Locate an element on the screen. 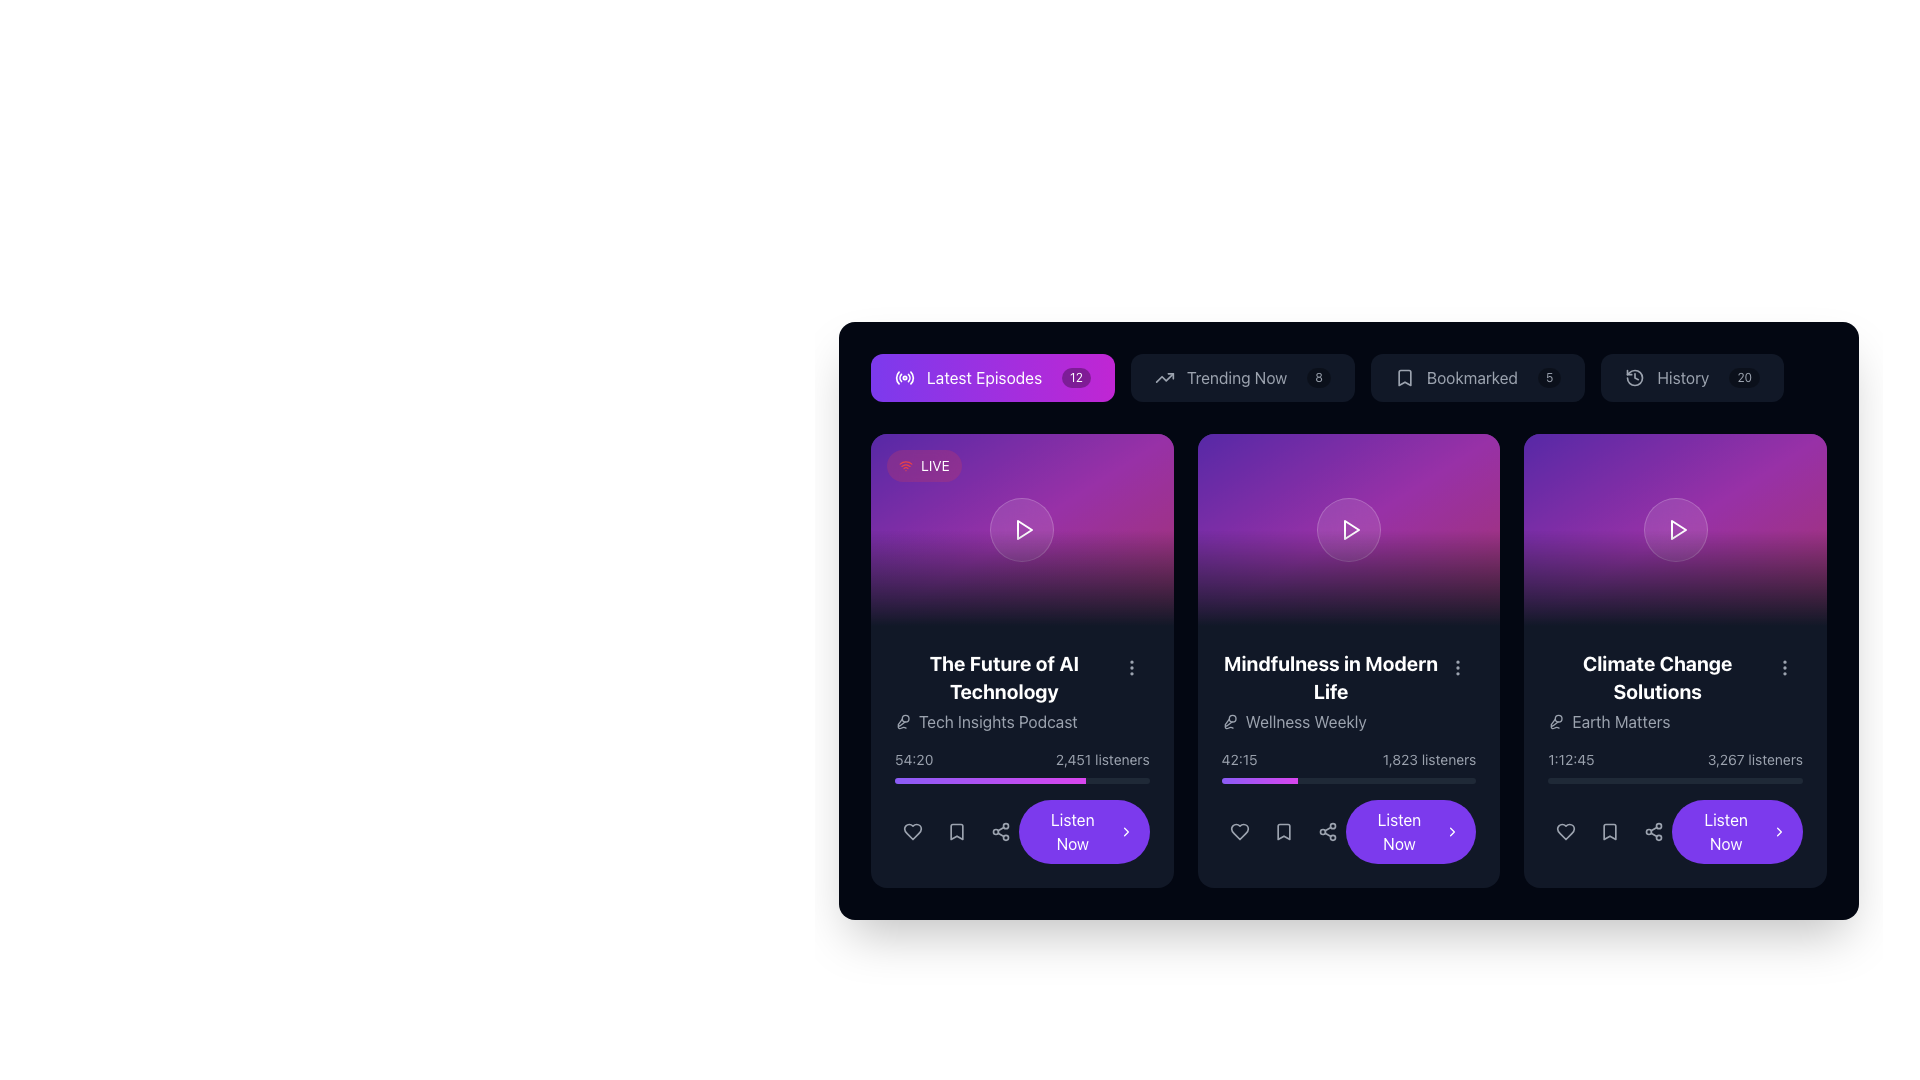  text displayed in the second card from the left, showing the podcast episode title 'Mindfulness in Modern Life' and its series name 'Wellness Weekly' is located at coordinates (1330, 690).